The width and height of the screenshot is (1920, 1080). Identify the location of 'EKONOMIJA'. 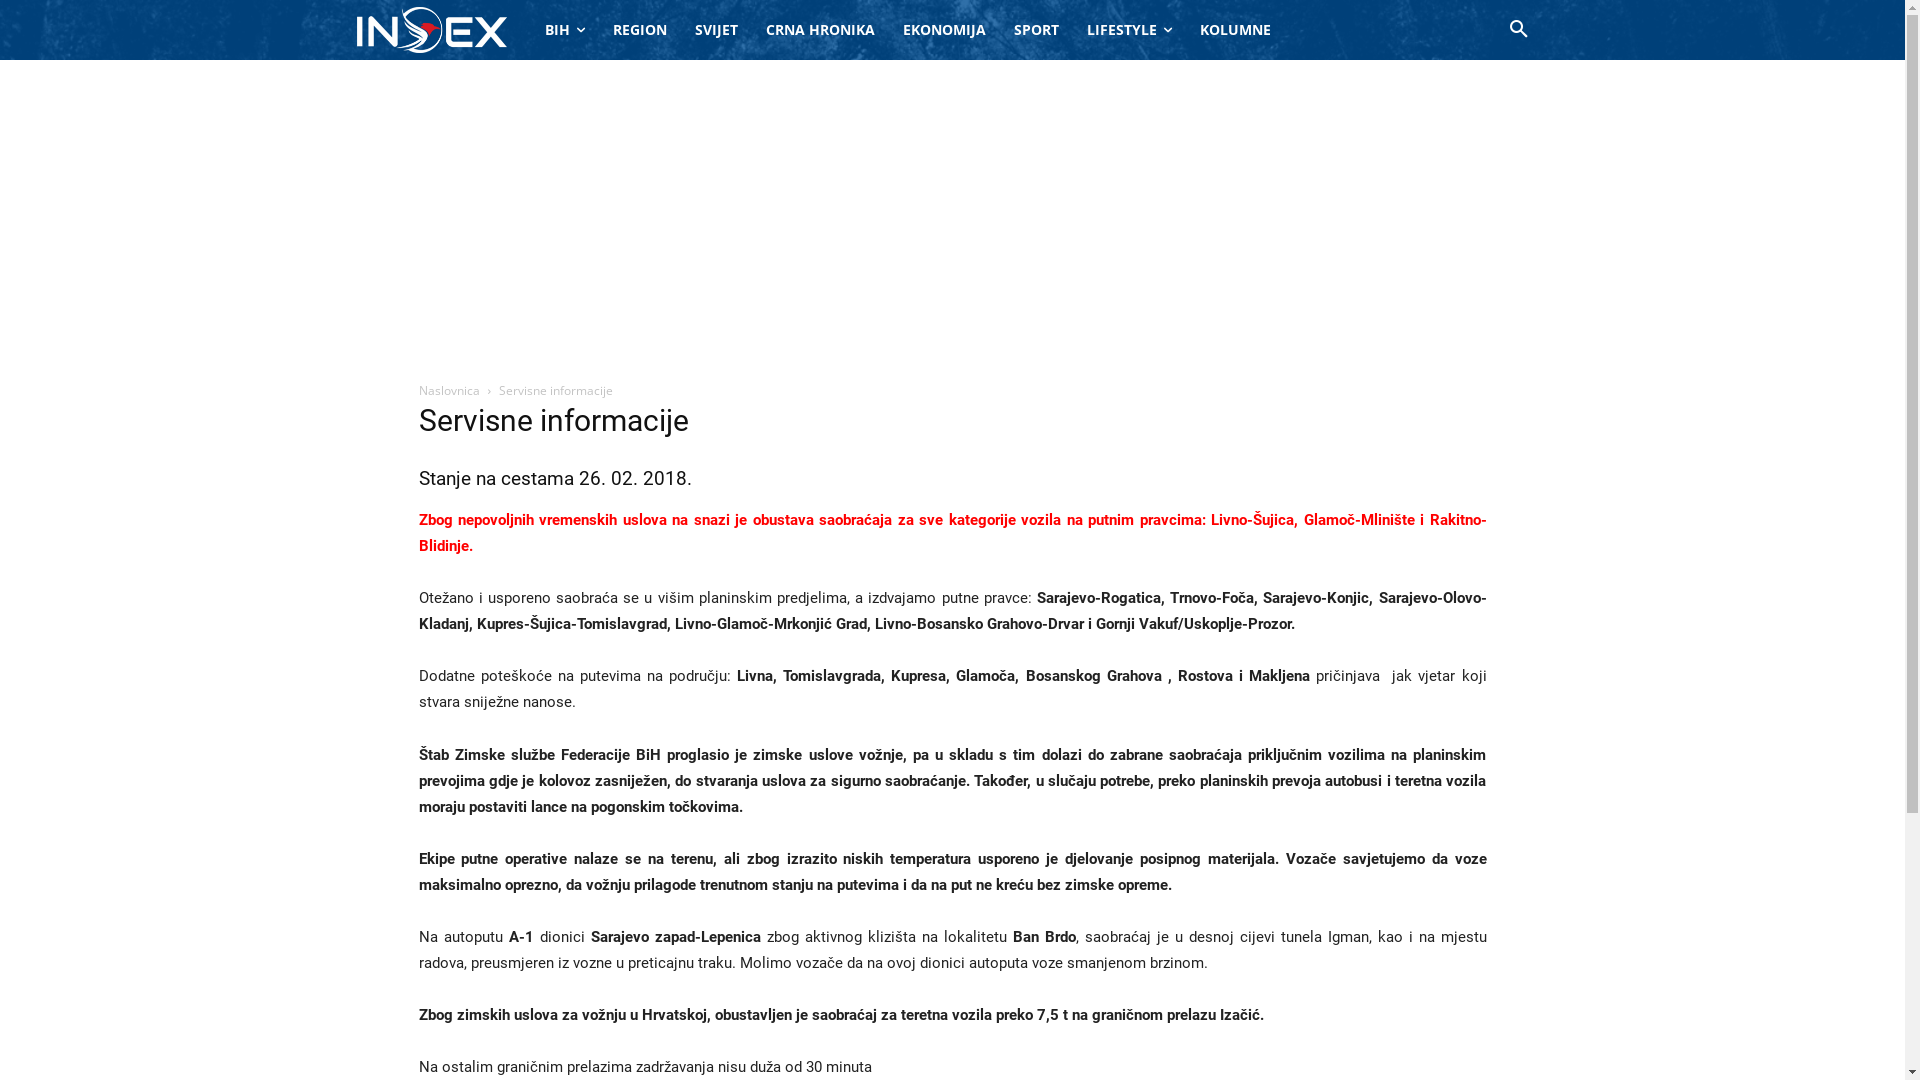
(942, 30).